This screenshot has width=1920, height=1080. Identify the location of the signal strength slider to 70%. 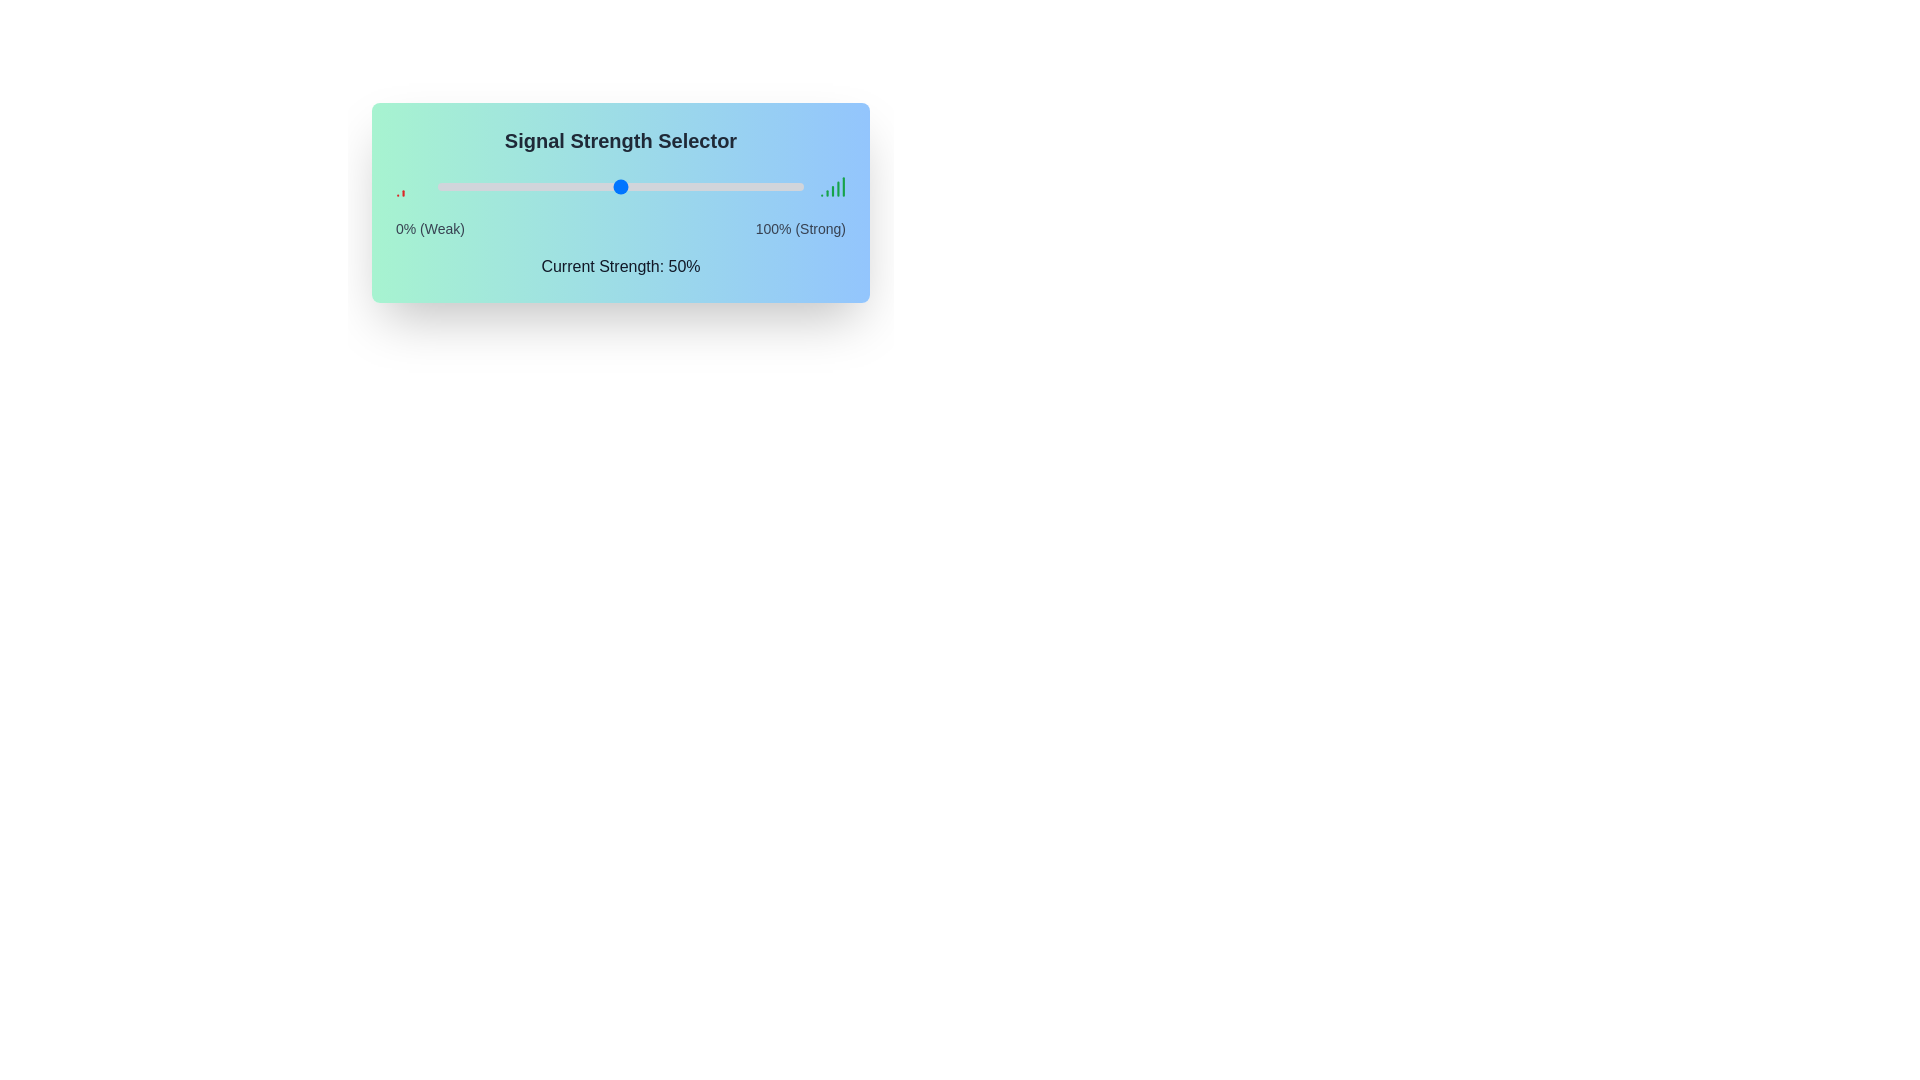
(694, 186).